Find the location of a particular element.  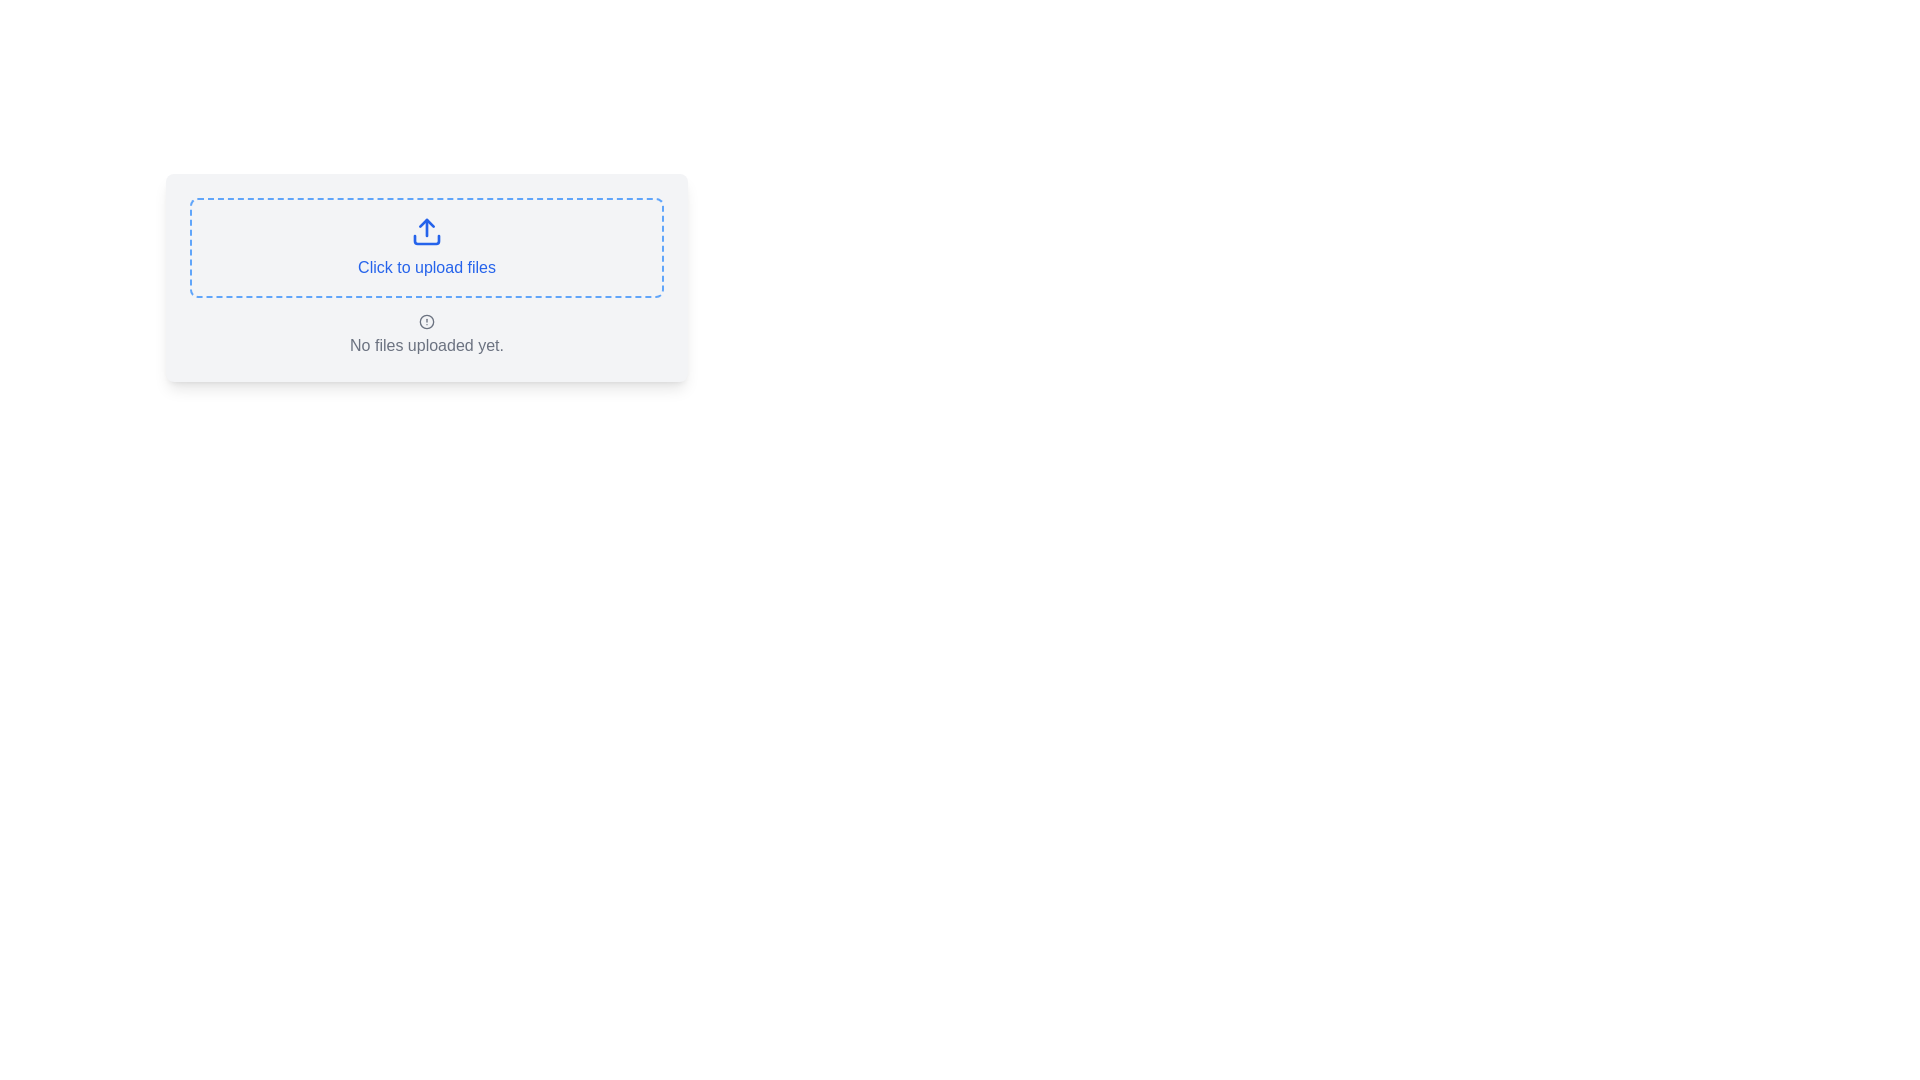

the interactive drop zone or button with a dashed blue border and a light grey background that features a blue upload icon and the text 'Click to upload files' to initiate file upload is located at coordinates (426, 246).